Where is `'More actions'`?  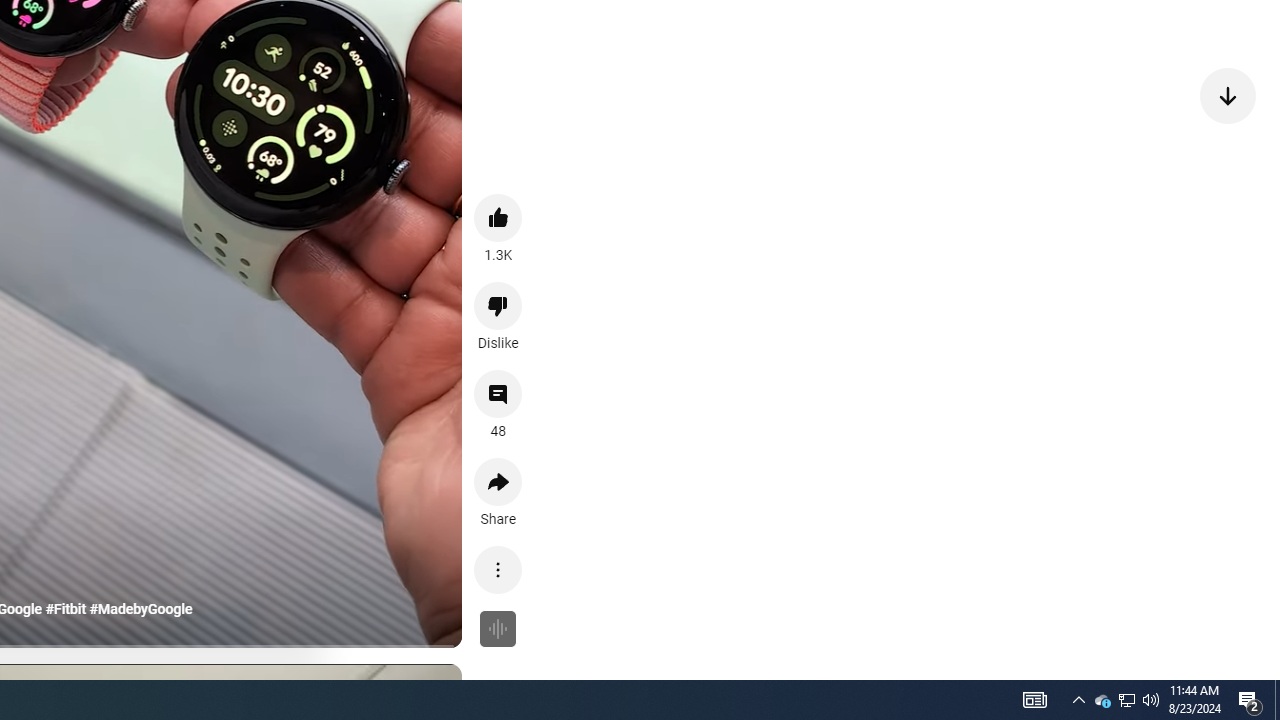 'More actions' is located at coordinates (498, 569).